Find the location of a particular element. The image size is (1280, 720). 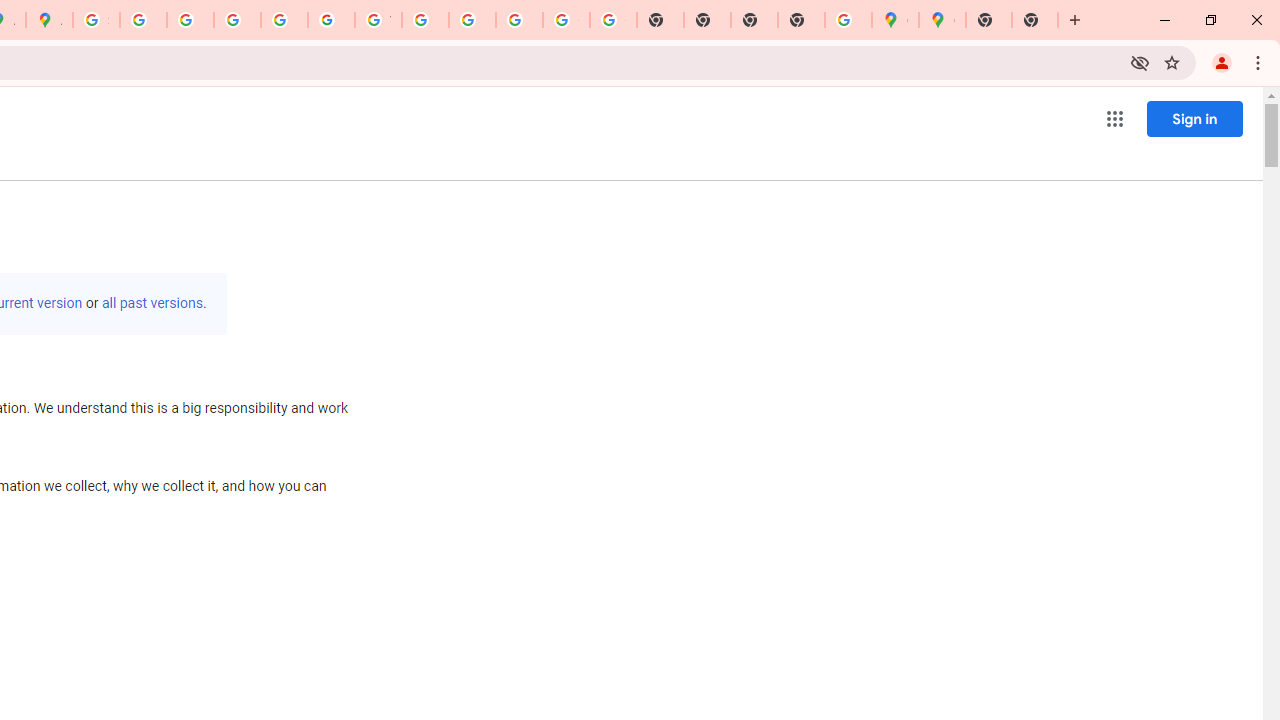

'all past versions' is located at coordinates (151, 303).